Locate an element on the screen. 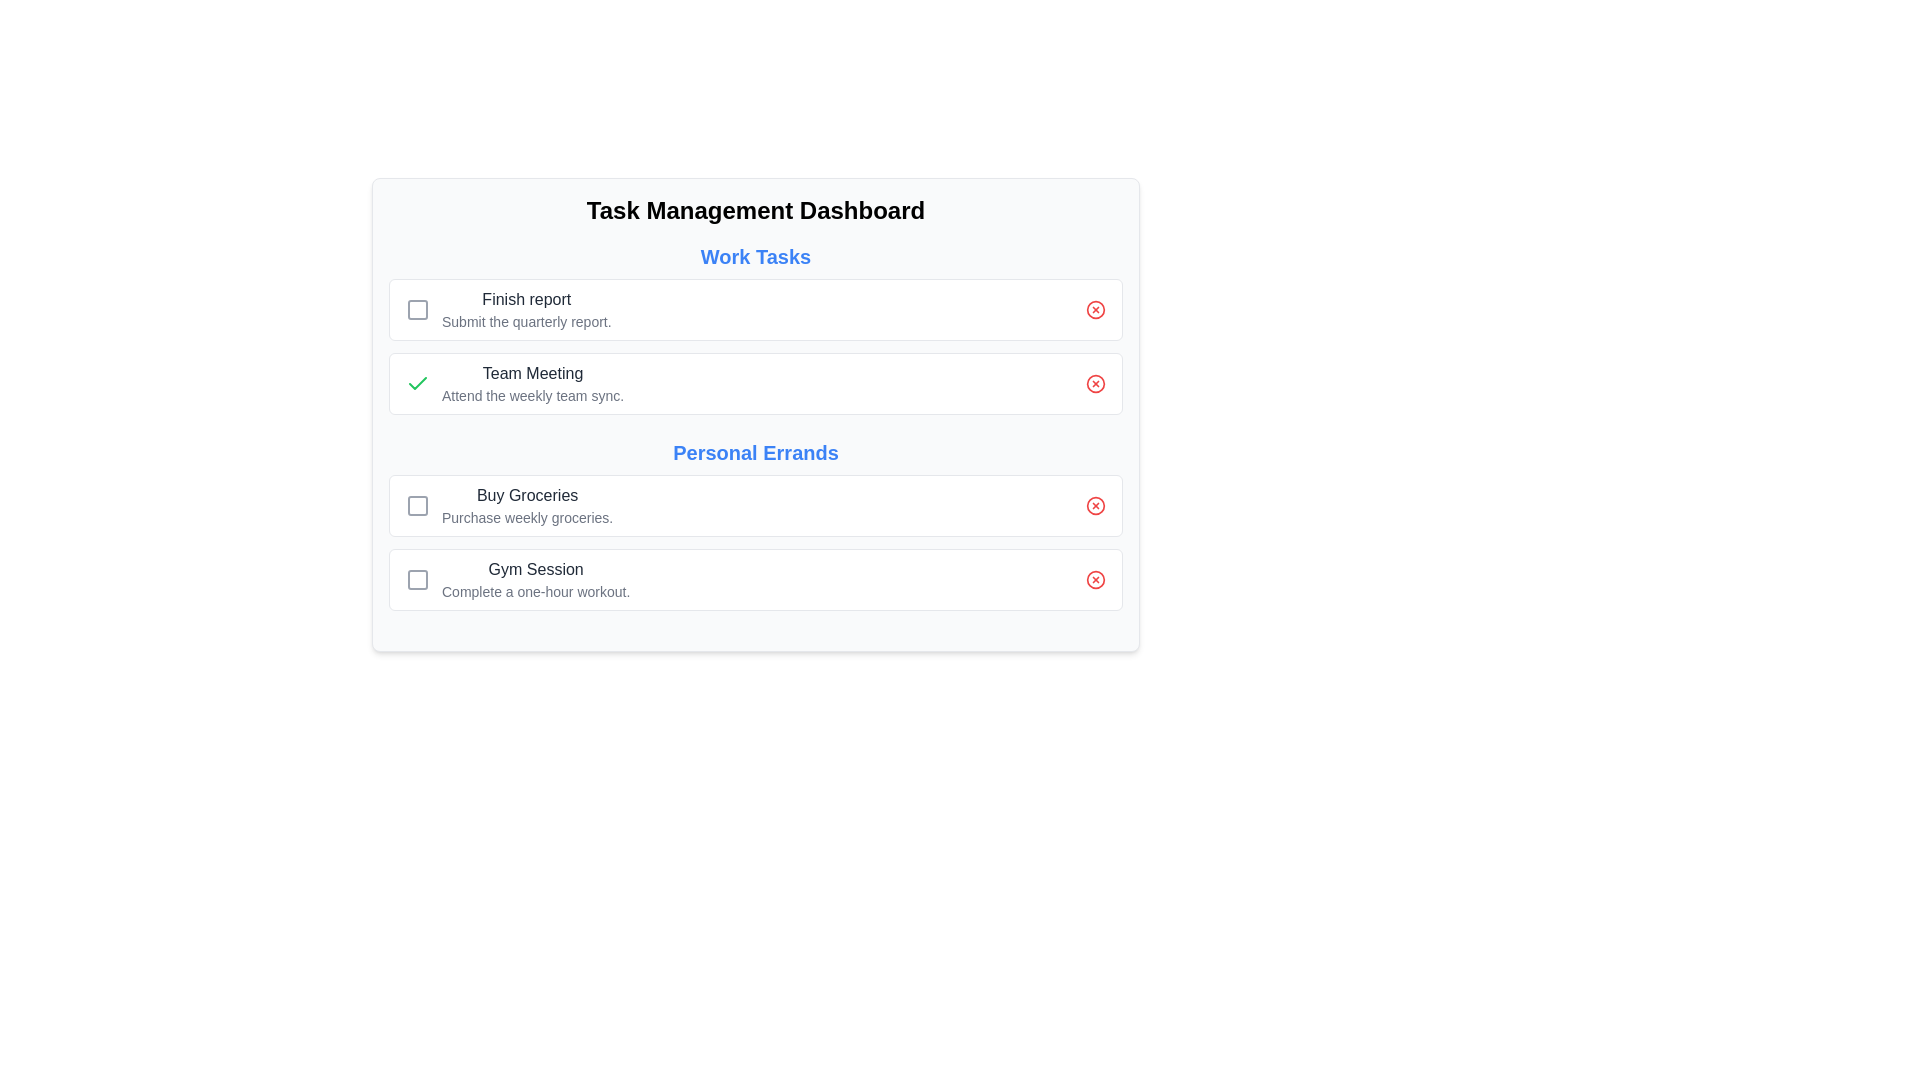 The image size is (1920, 1080). the red circular SVG element that forms part of the larger icon indicating a cancellation symbol, located to the right of the 'Team Meeting' line in the 'Work Tasks' section is located at coordinates (1094, 384).